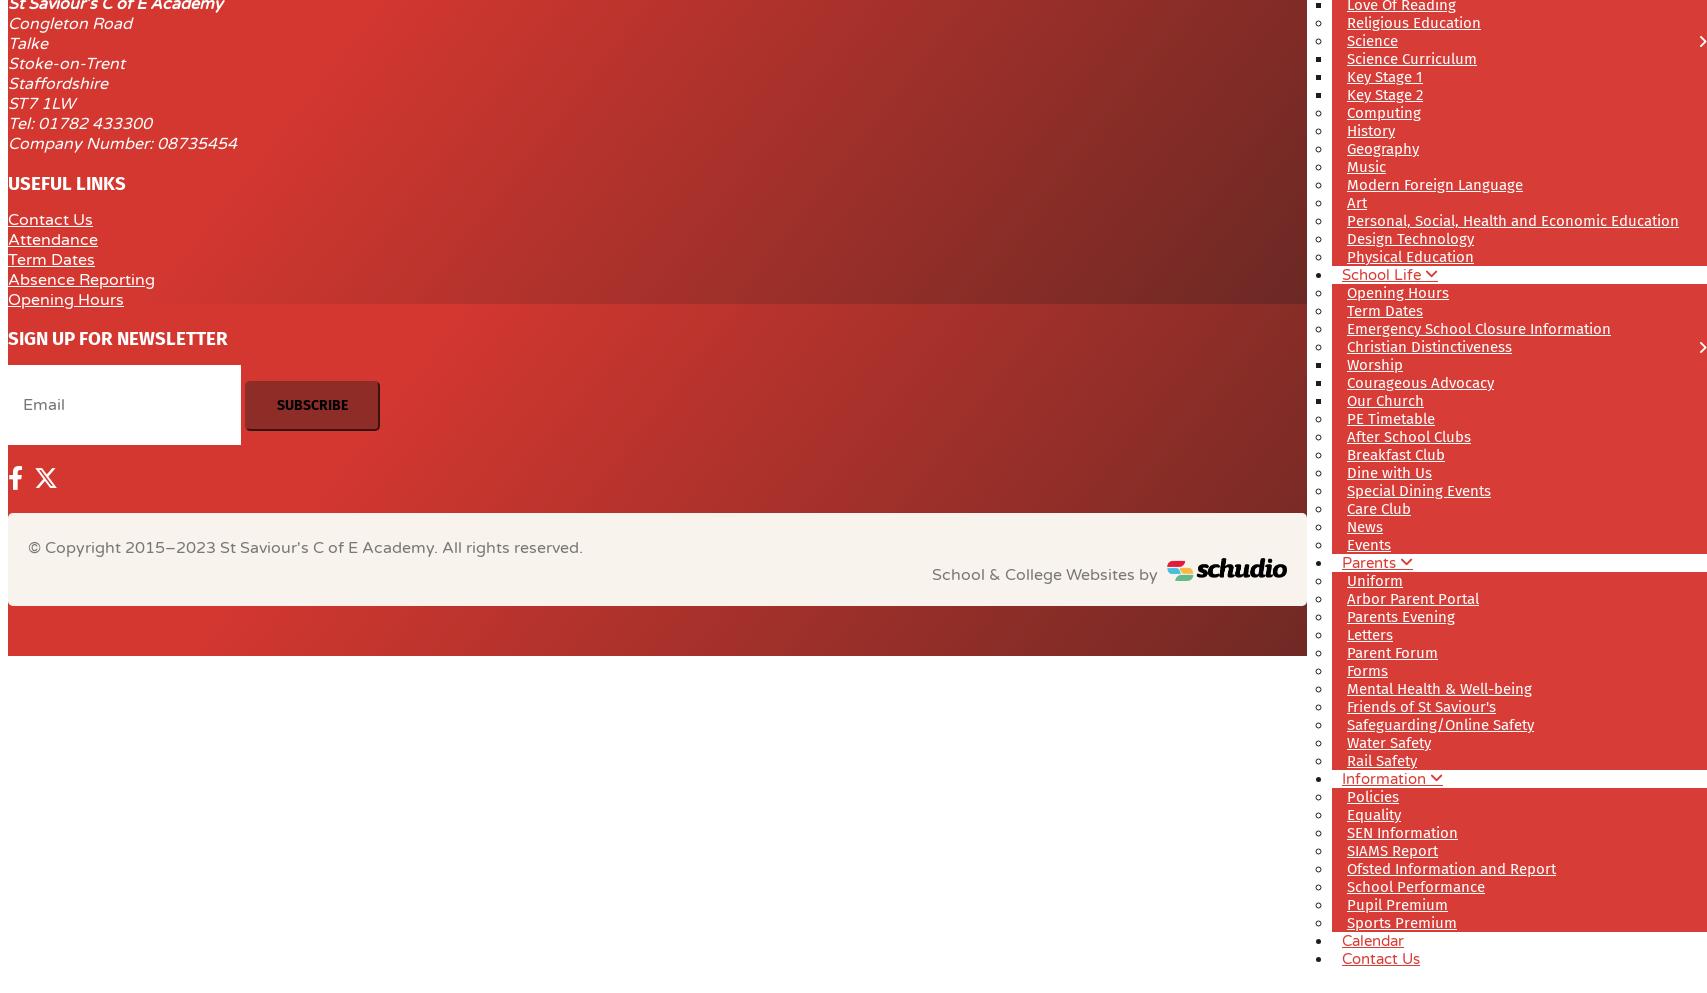 This screenshot has height=993, width=1707. Describe the element at coordinates (51, 257) in the screenshot. I see `'Term Dates'` at that location.